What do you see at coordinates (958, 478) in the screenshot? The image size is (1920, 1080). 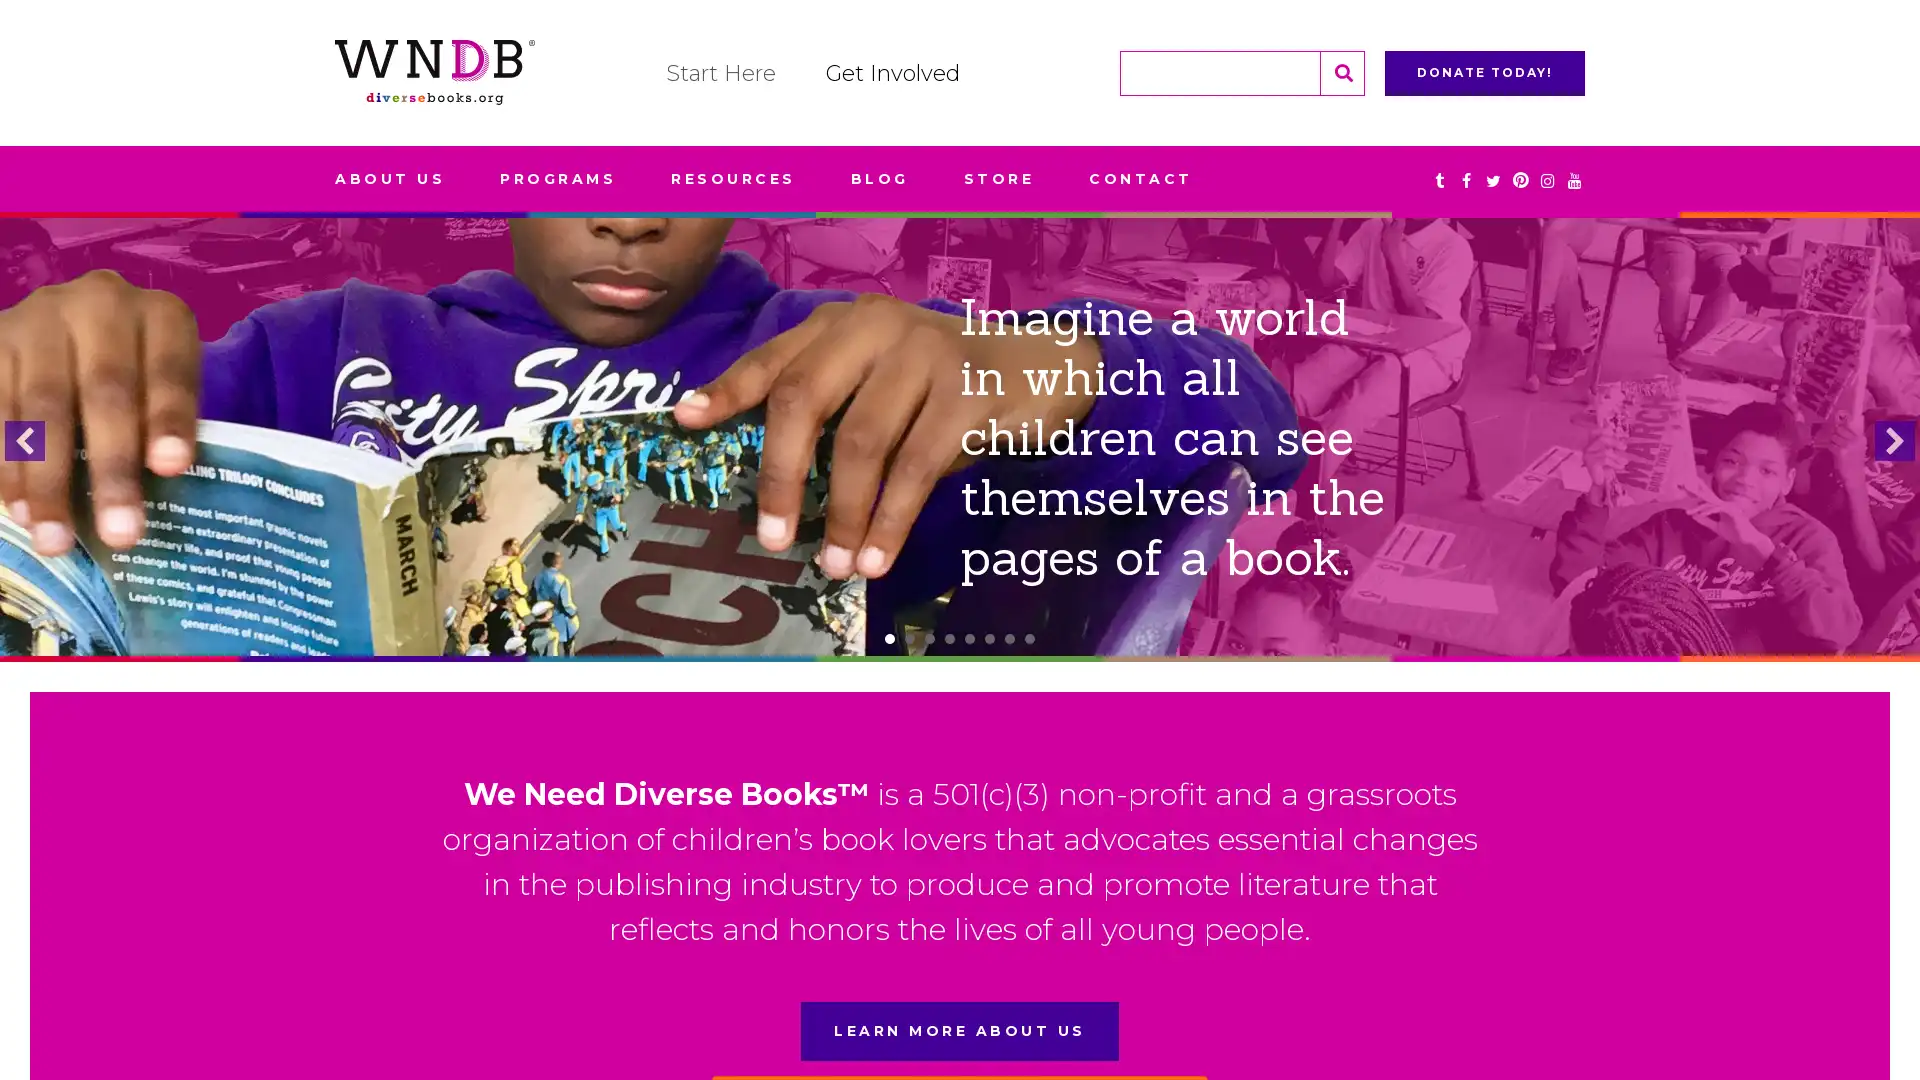 I see `SHOP OUR BONFIRE STORE` at bounding box center [958, 478].